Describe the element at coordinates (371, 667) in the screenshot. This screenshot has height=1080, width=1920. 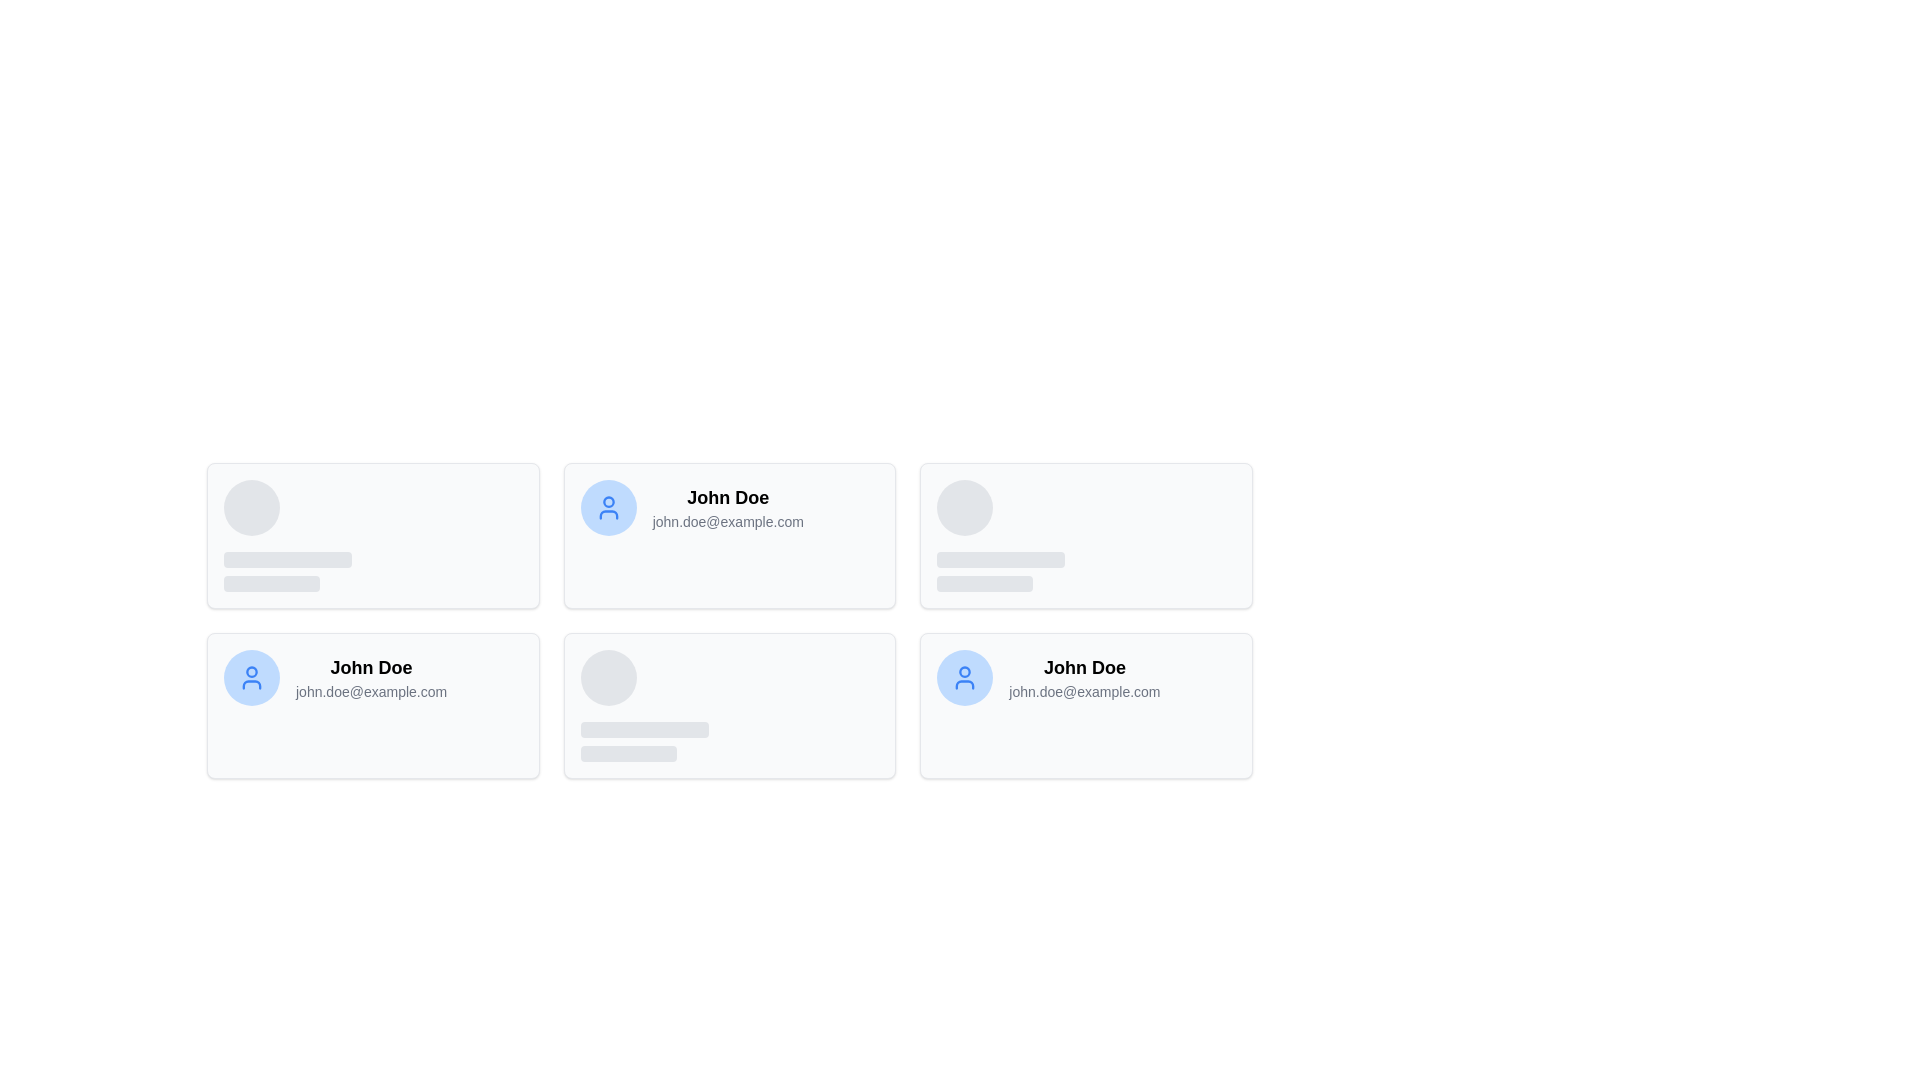
I see `the label displaying 'John Doe'` at that location.